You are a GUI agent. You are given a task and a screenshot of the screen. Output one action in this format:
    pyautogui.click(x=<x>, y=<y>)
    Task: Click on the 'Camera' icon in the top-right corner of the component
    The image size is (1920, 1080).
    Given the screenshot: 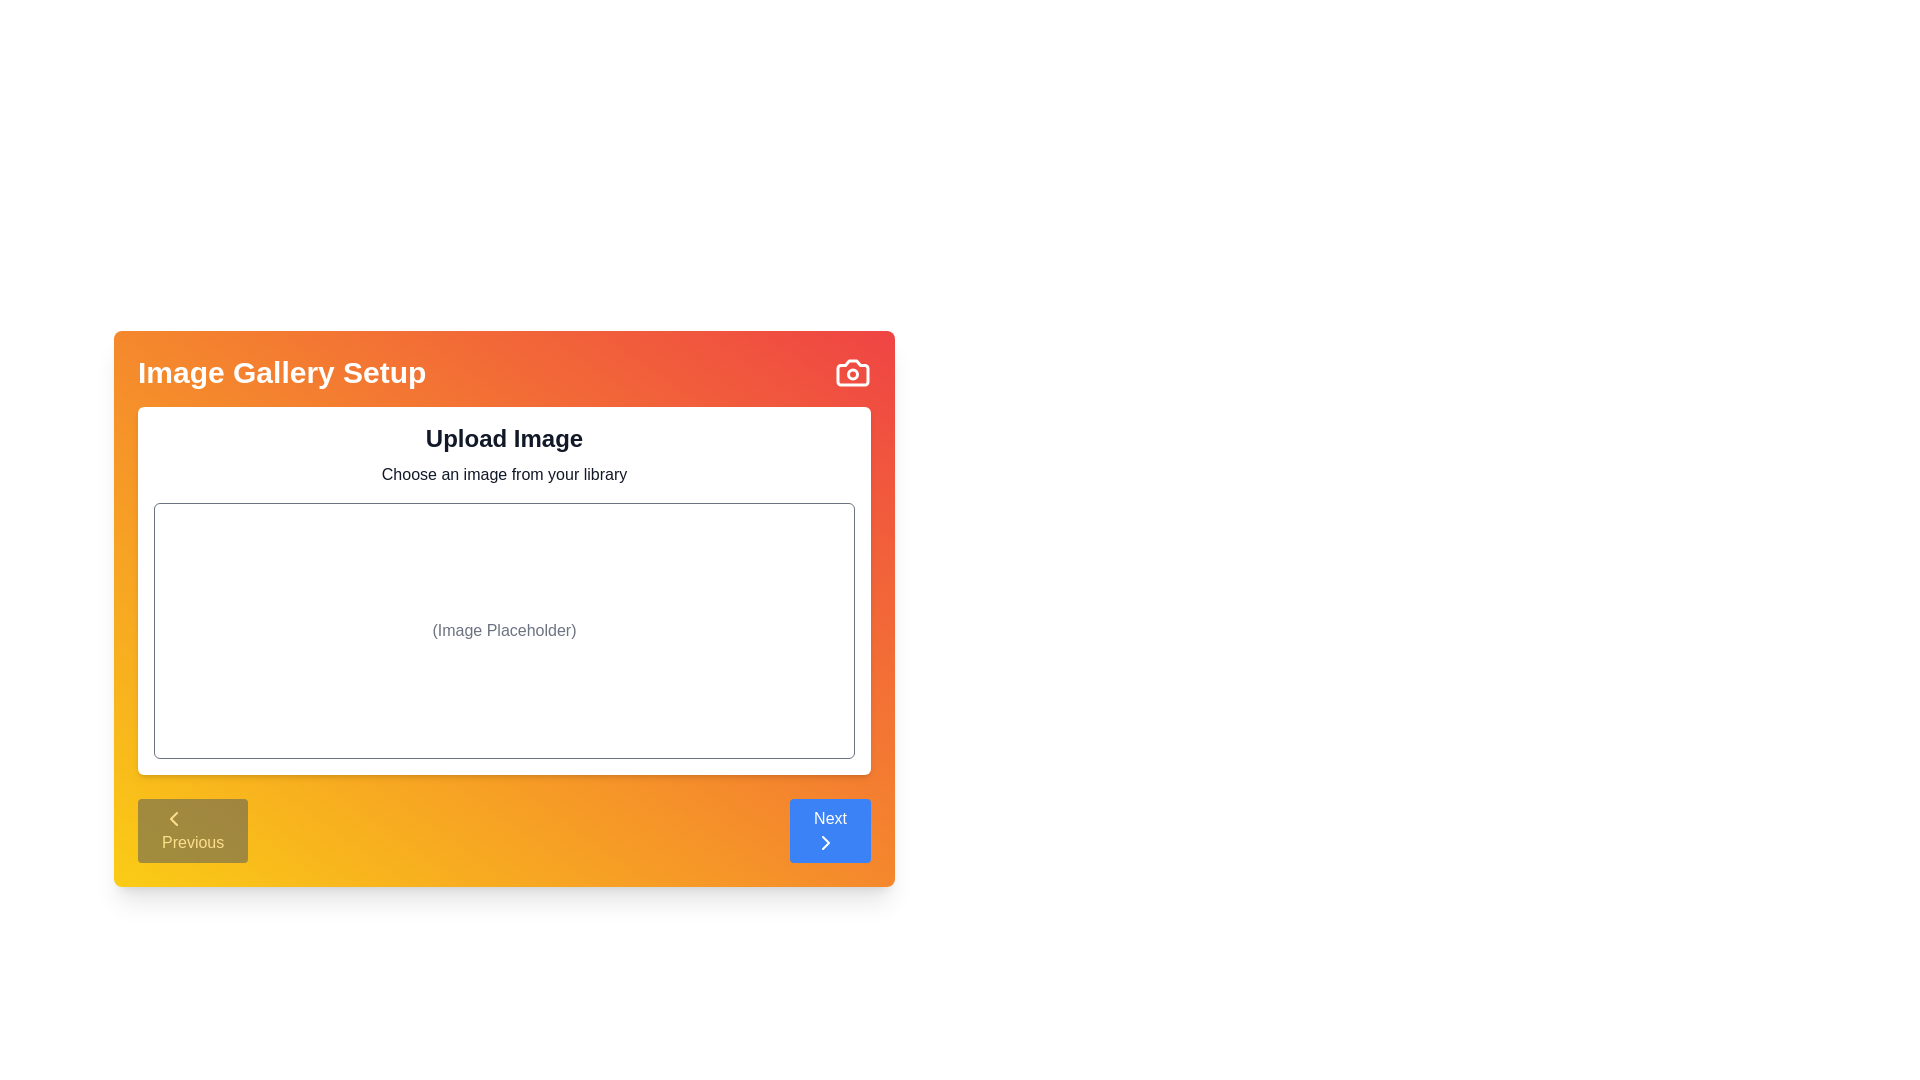 What is the action you would take?
    pyautogui.click(x=853, y=373)
    